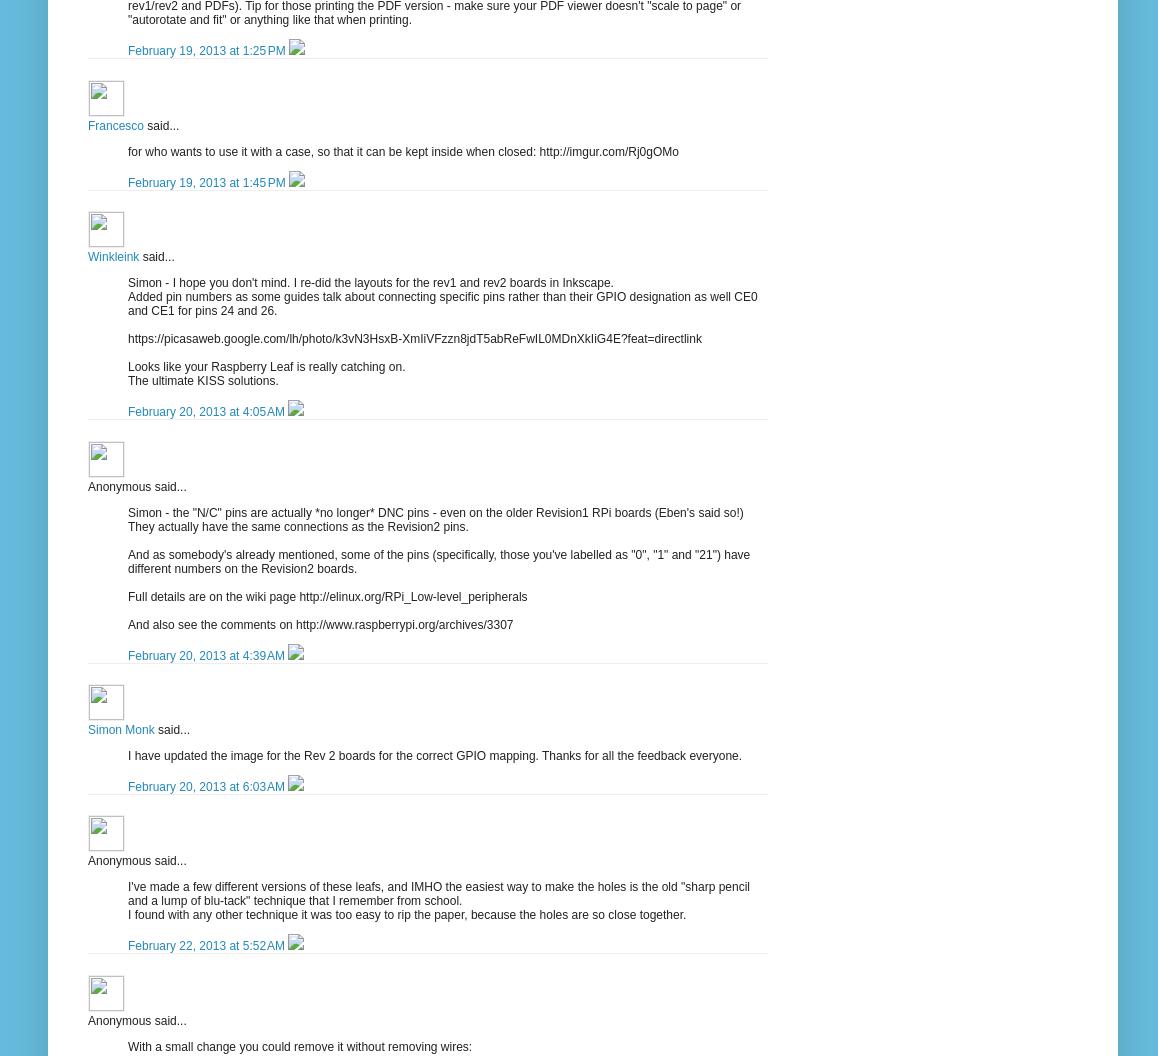 The image size is (1158, 1056). Describe the element at coordinates (434, 754) in the screenshot. I see `'I have updated the image for the Rev 2 boards for the correct GPIO mapping. Thanks for all the feedback everyone.'` at that location.